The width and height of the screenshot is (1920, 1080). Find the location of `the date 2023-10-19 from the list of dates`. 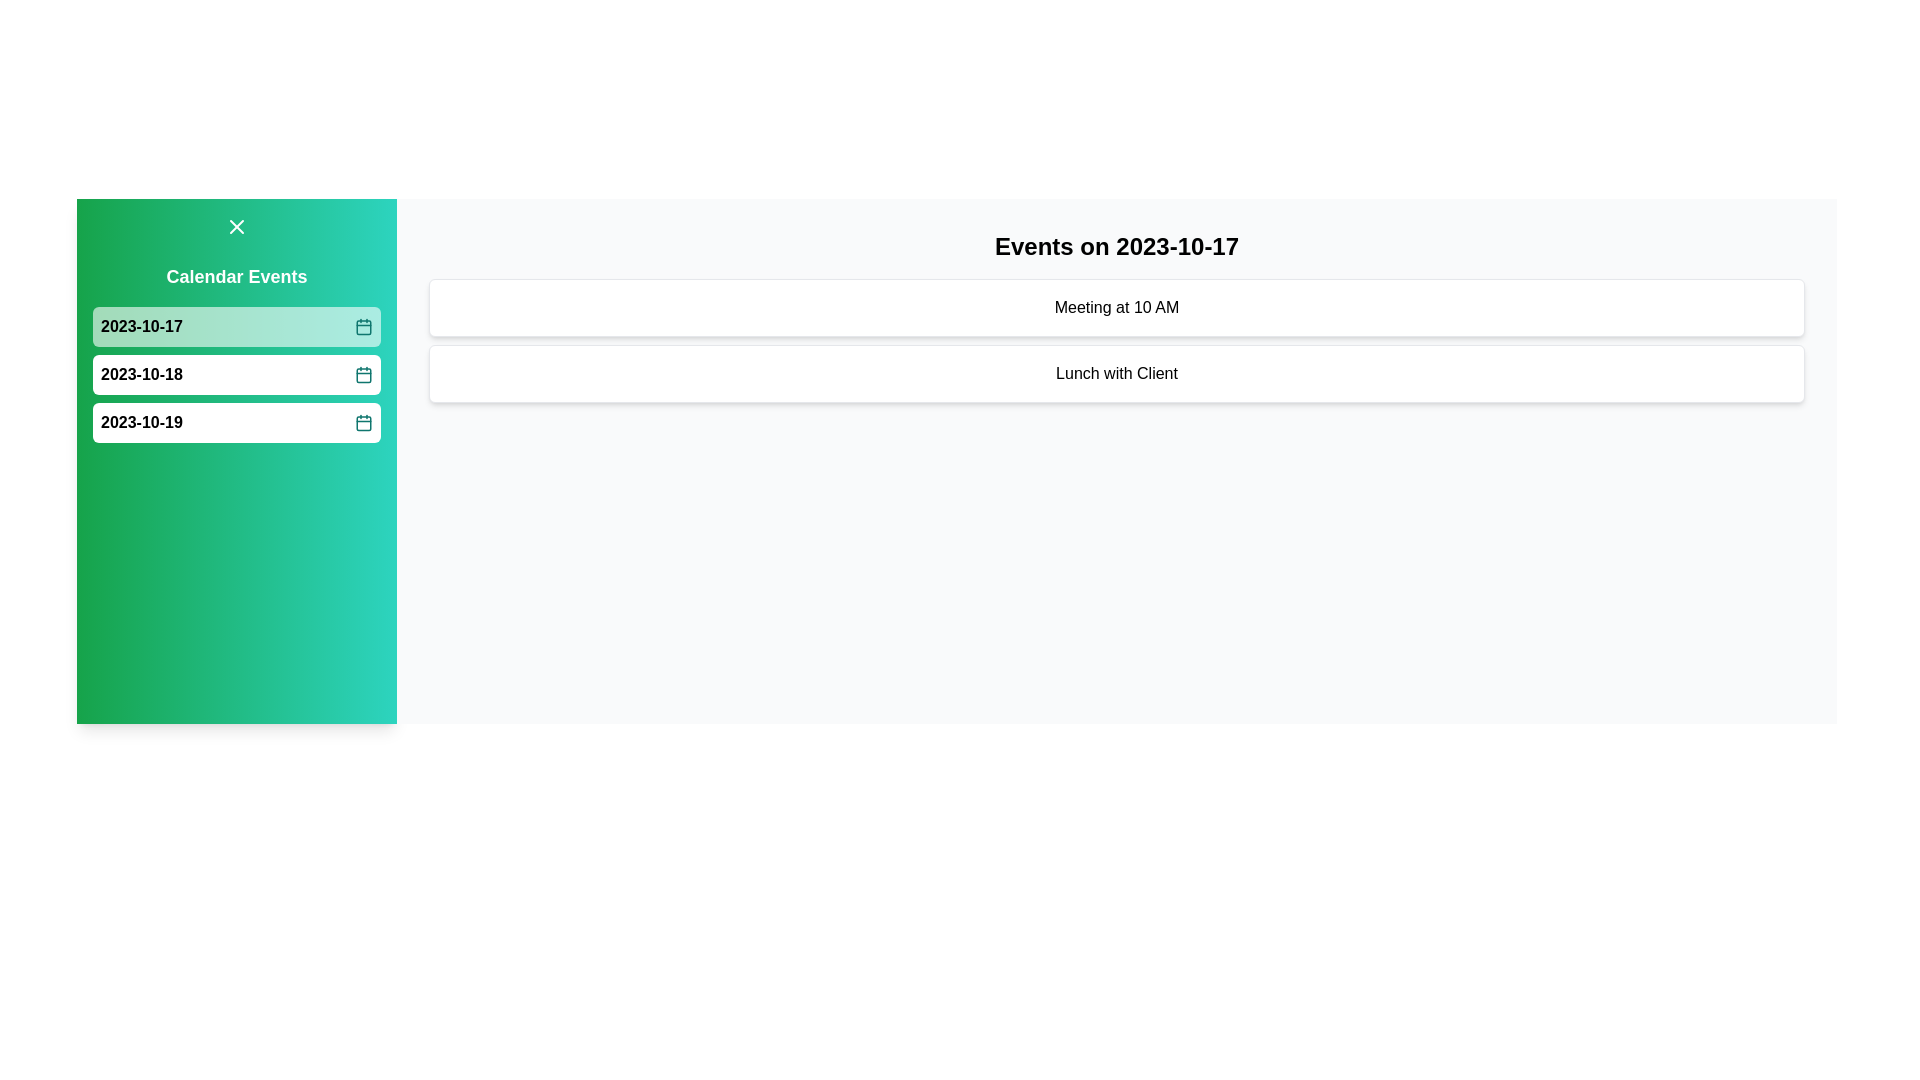

the date 2023-10-19 from the list of dates is located at coordinates (236, 422).